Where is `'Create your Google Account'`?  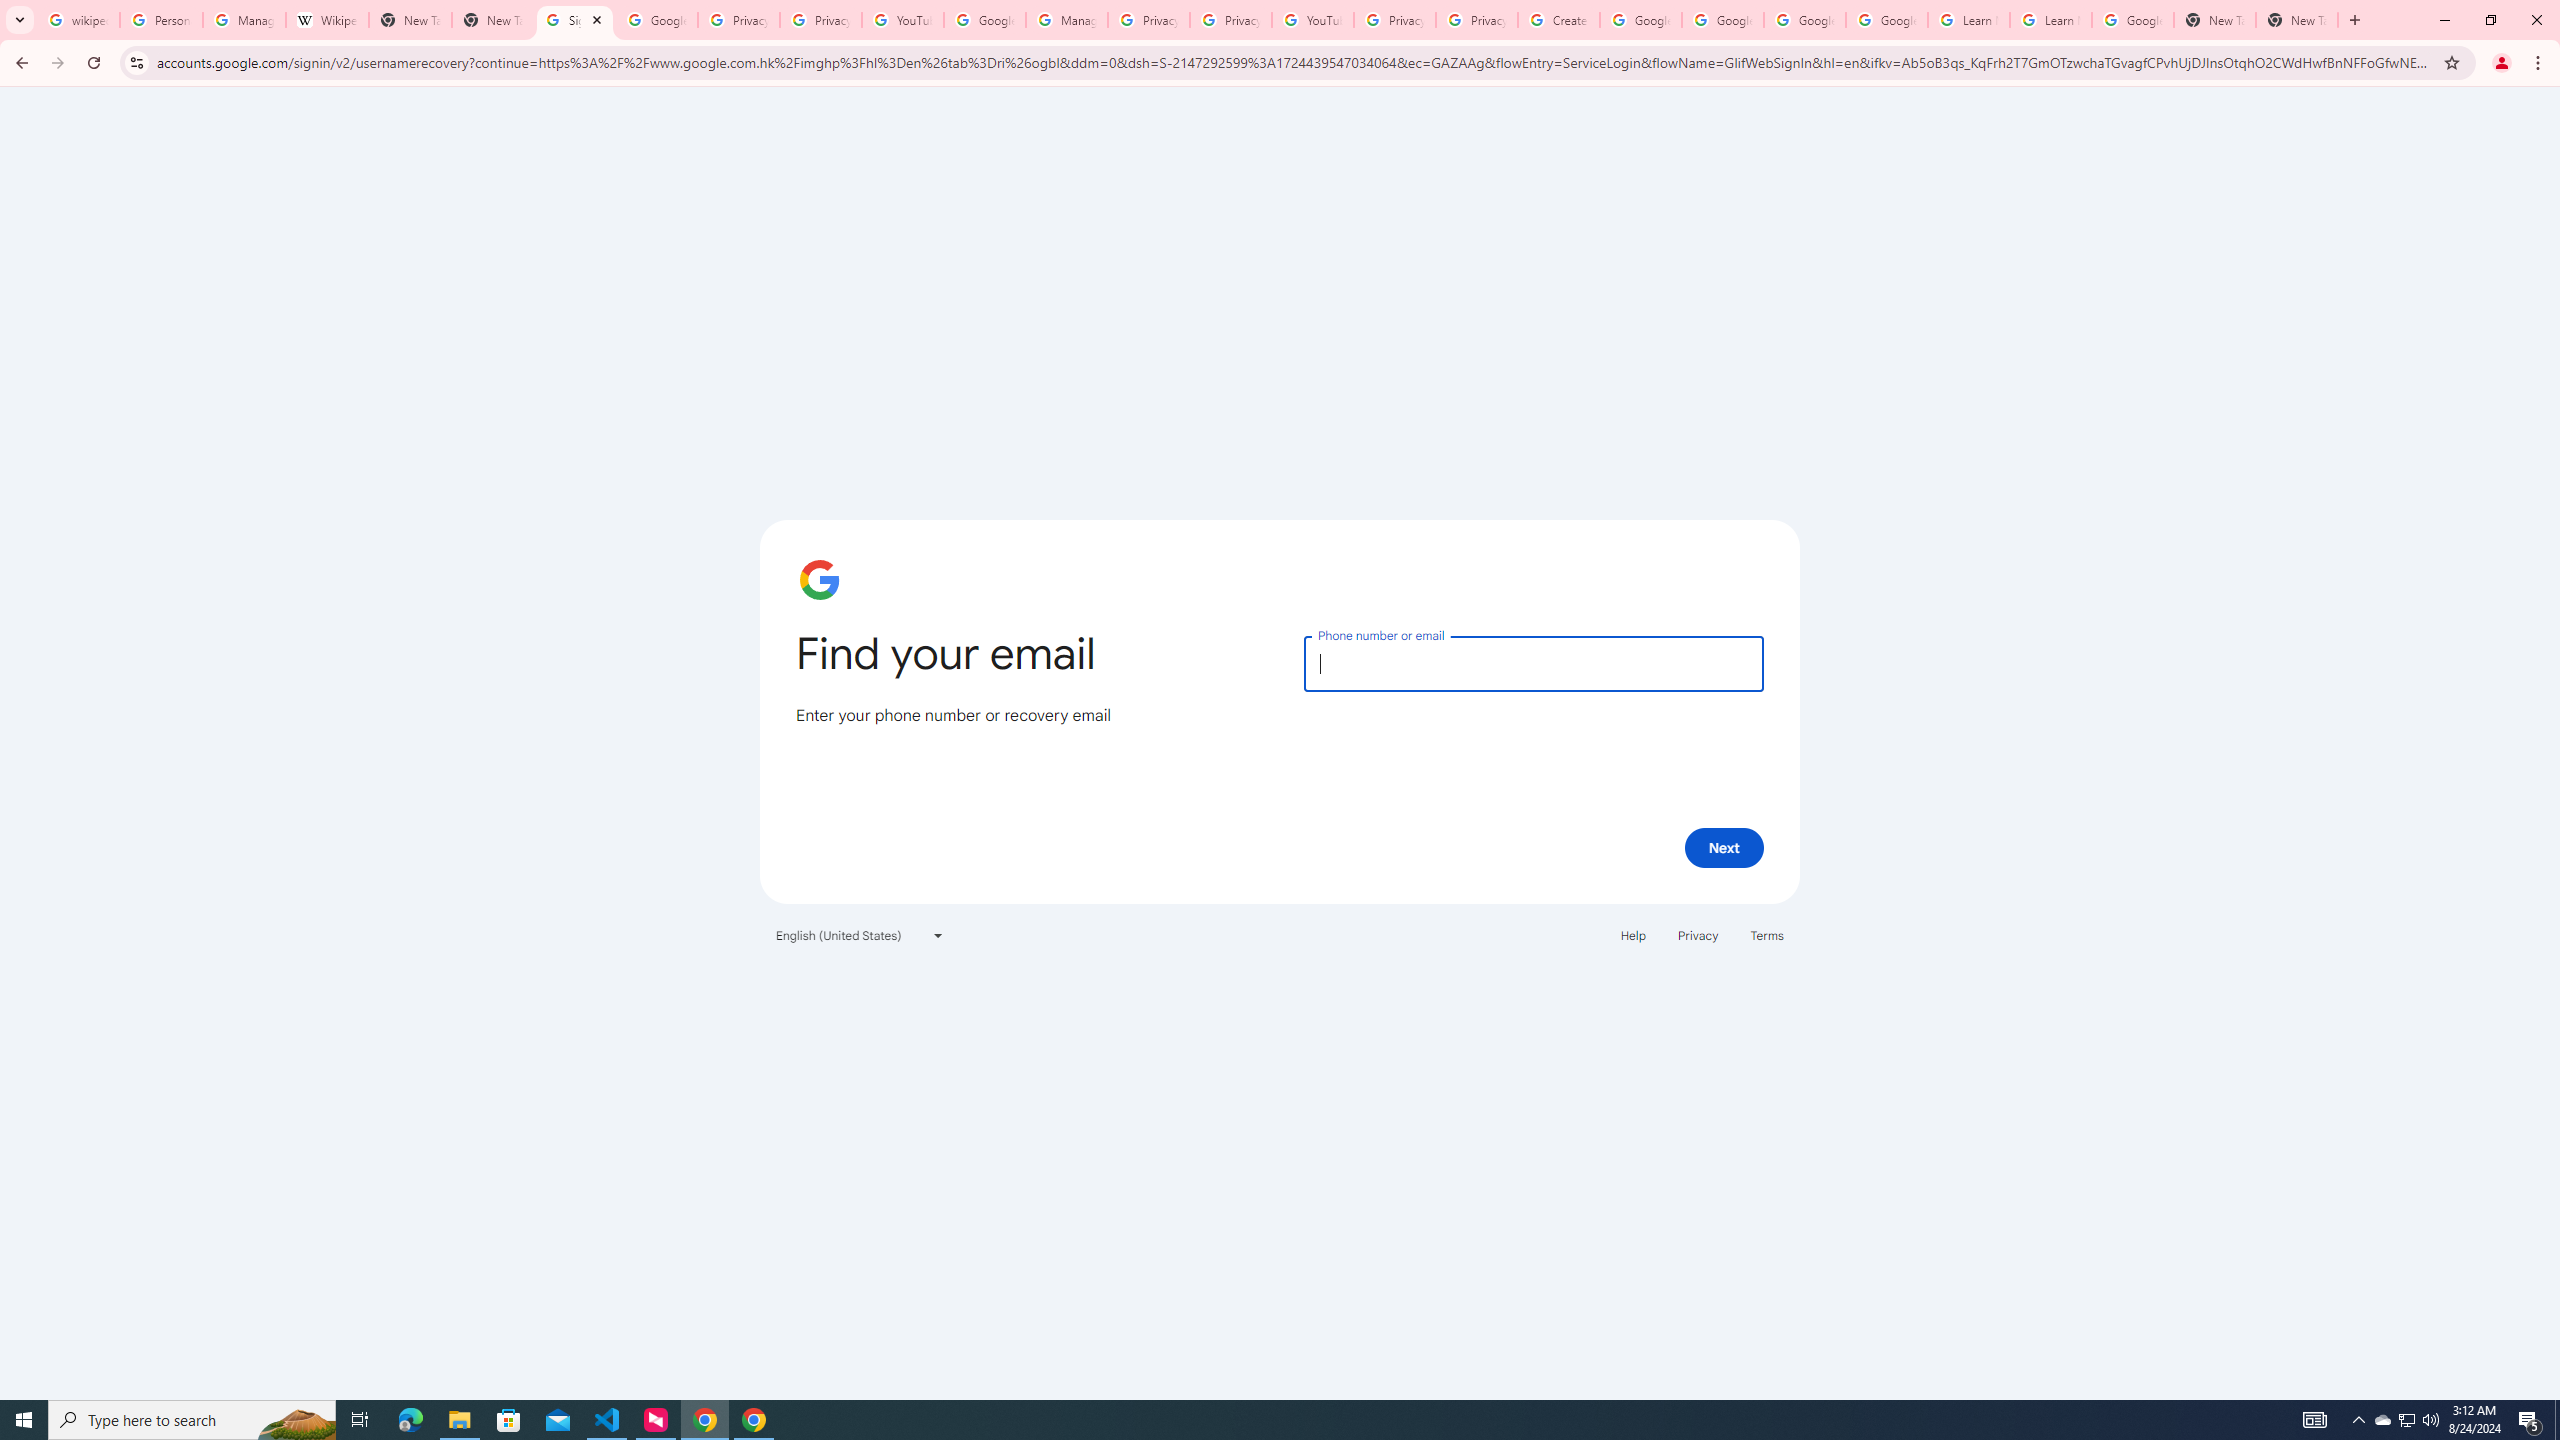 'Create your Google Account' is located at coordinates (1558, 19).